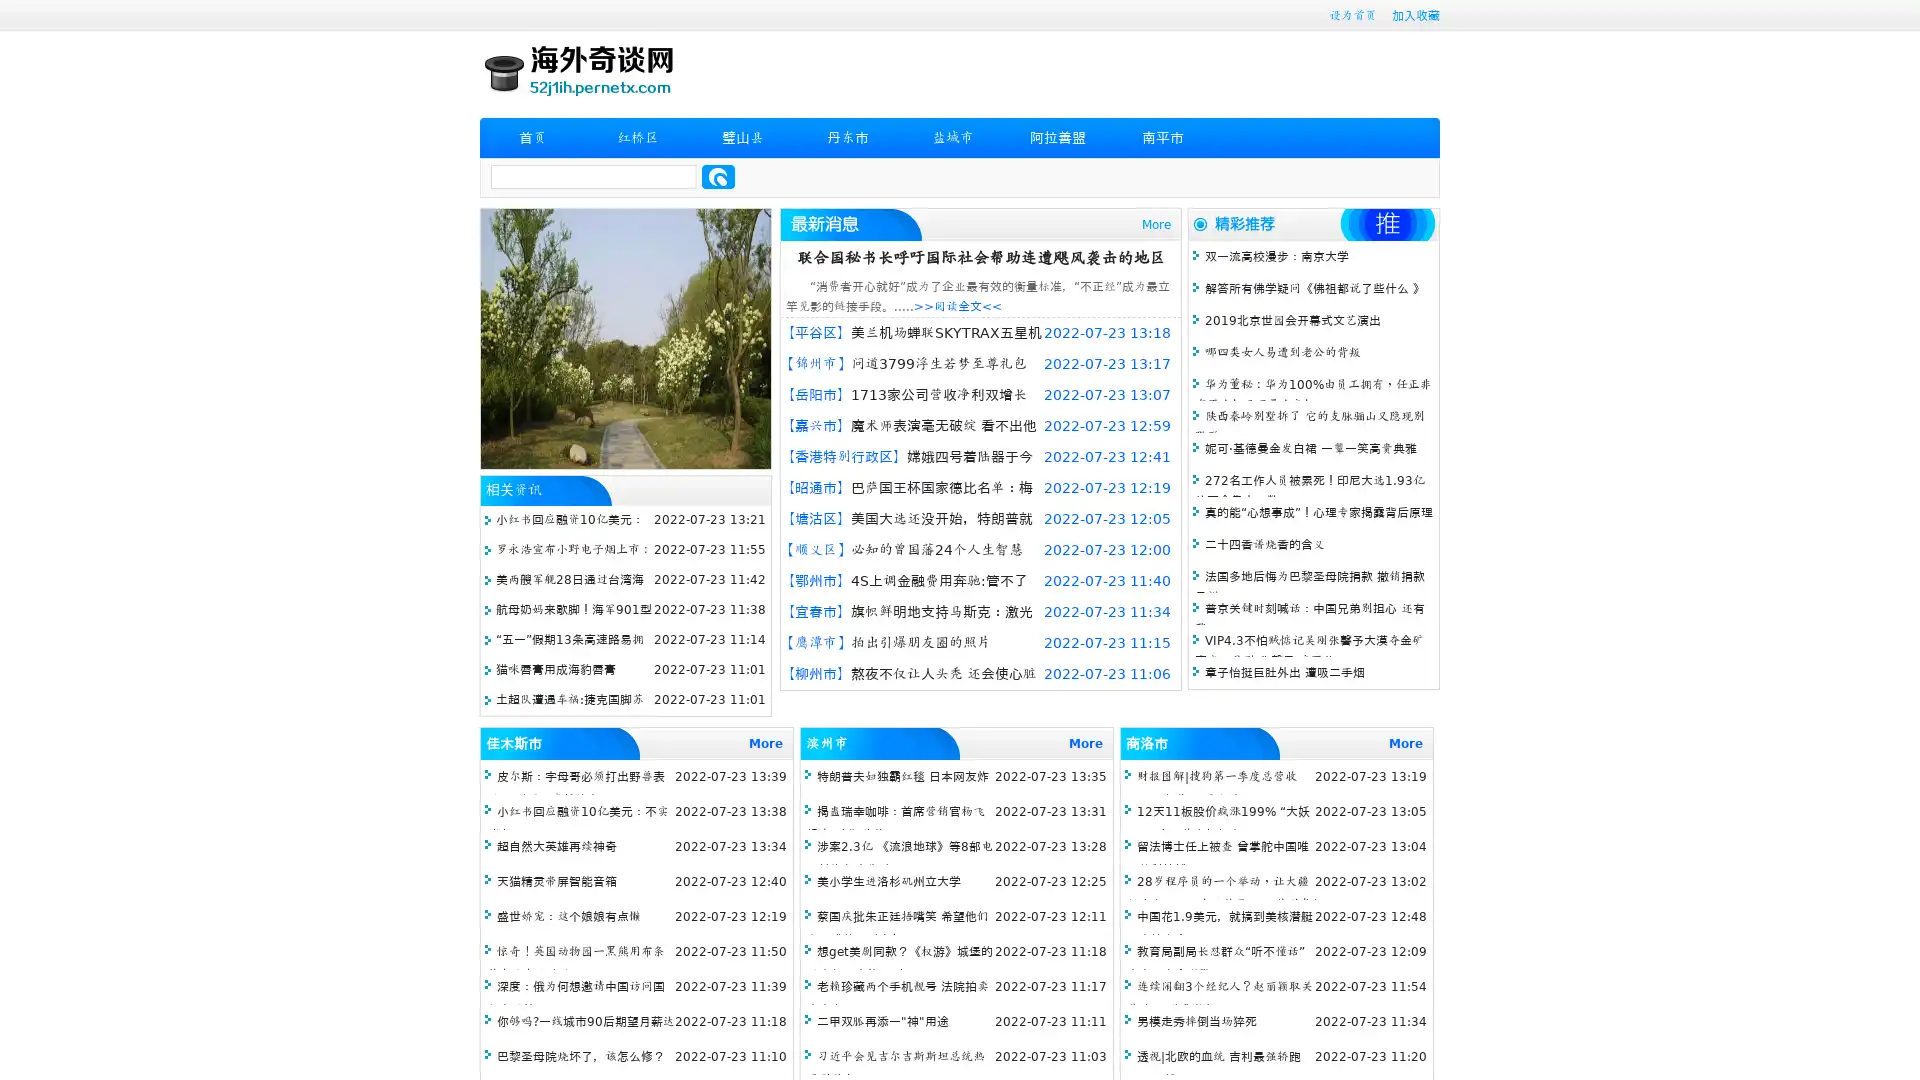  What do you see at coordinates (718, 176) in the screenshot?
I see `Search` at bounding box center [718, 176].